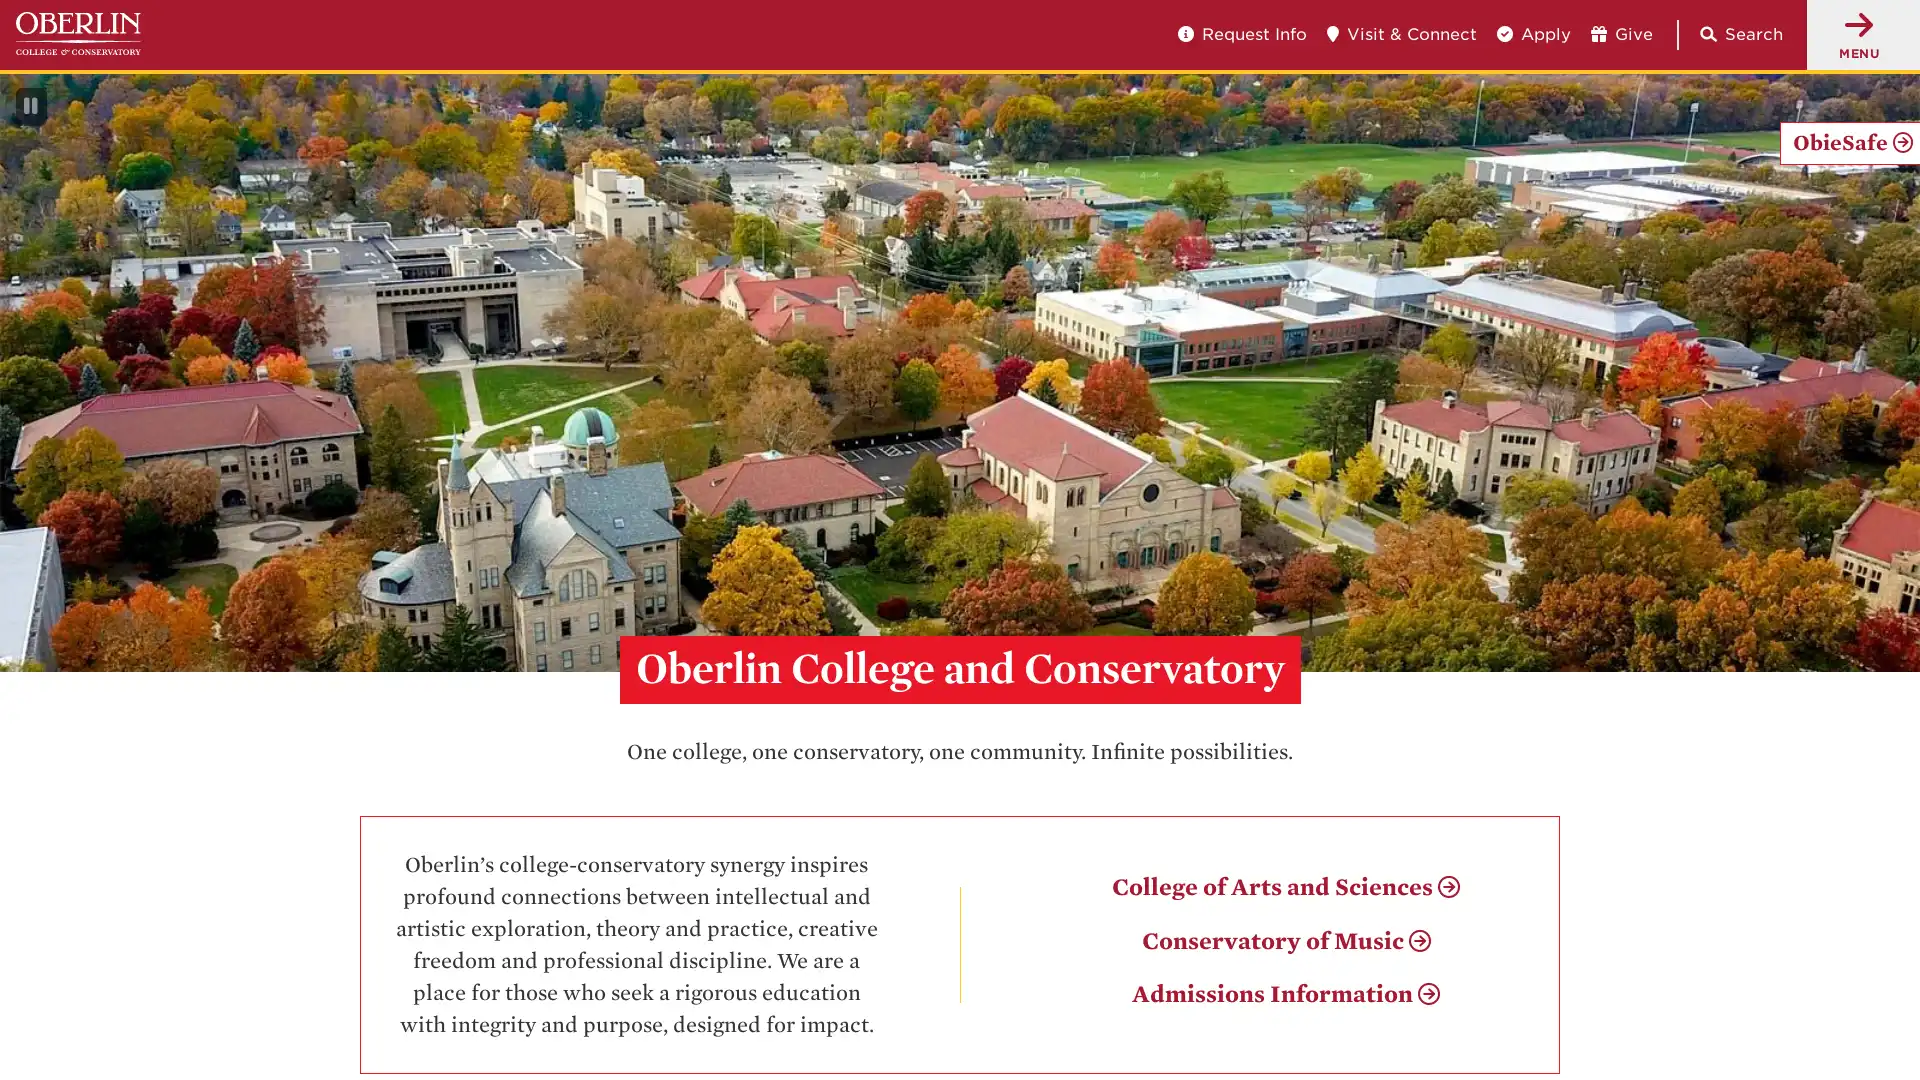  I want to click on Pause Video, so click(30, 107).